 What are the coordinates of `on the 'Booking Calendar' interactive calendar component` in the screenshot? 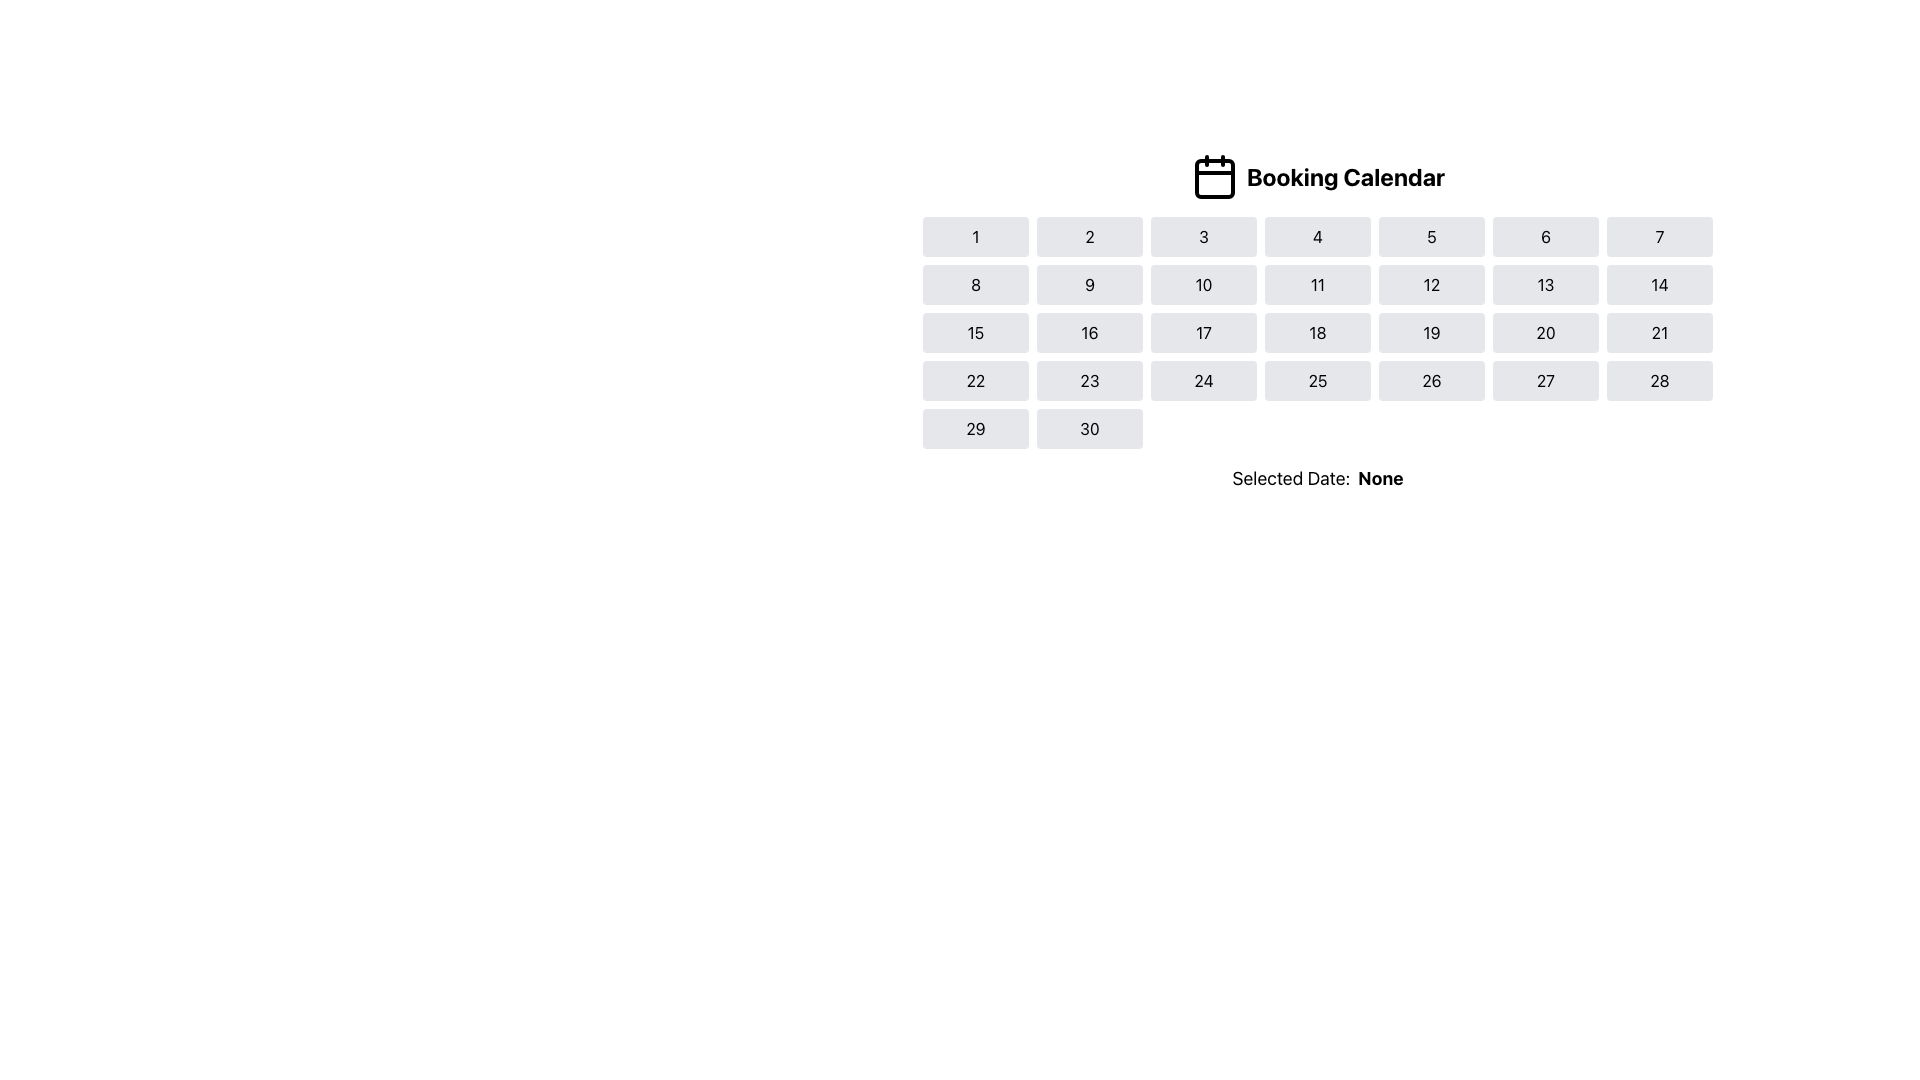 It's located at (1318, 322).